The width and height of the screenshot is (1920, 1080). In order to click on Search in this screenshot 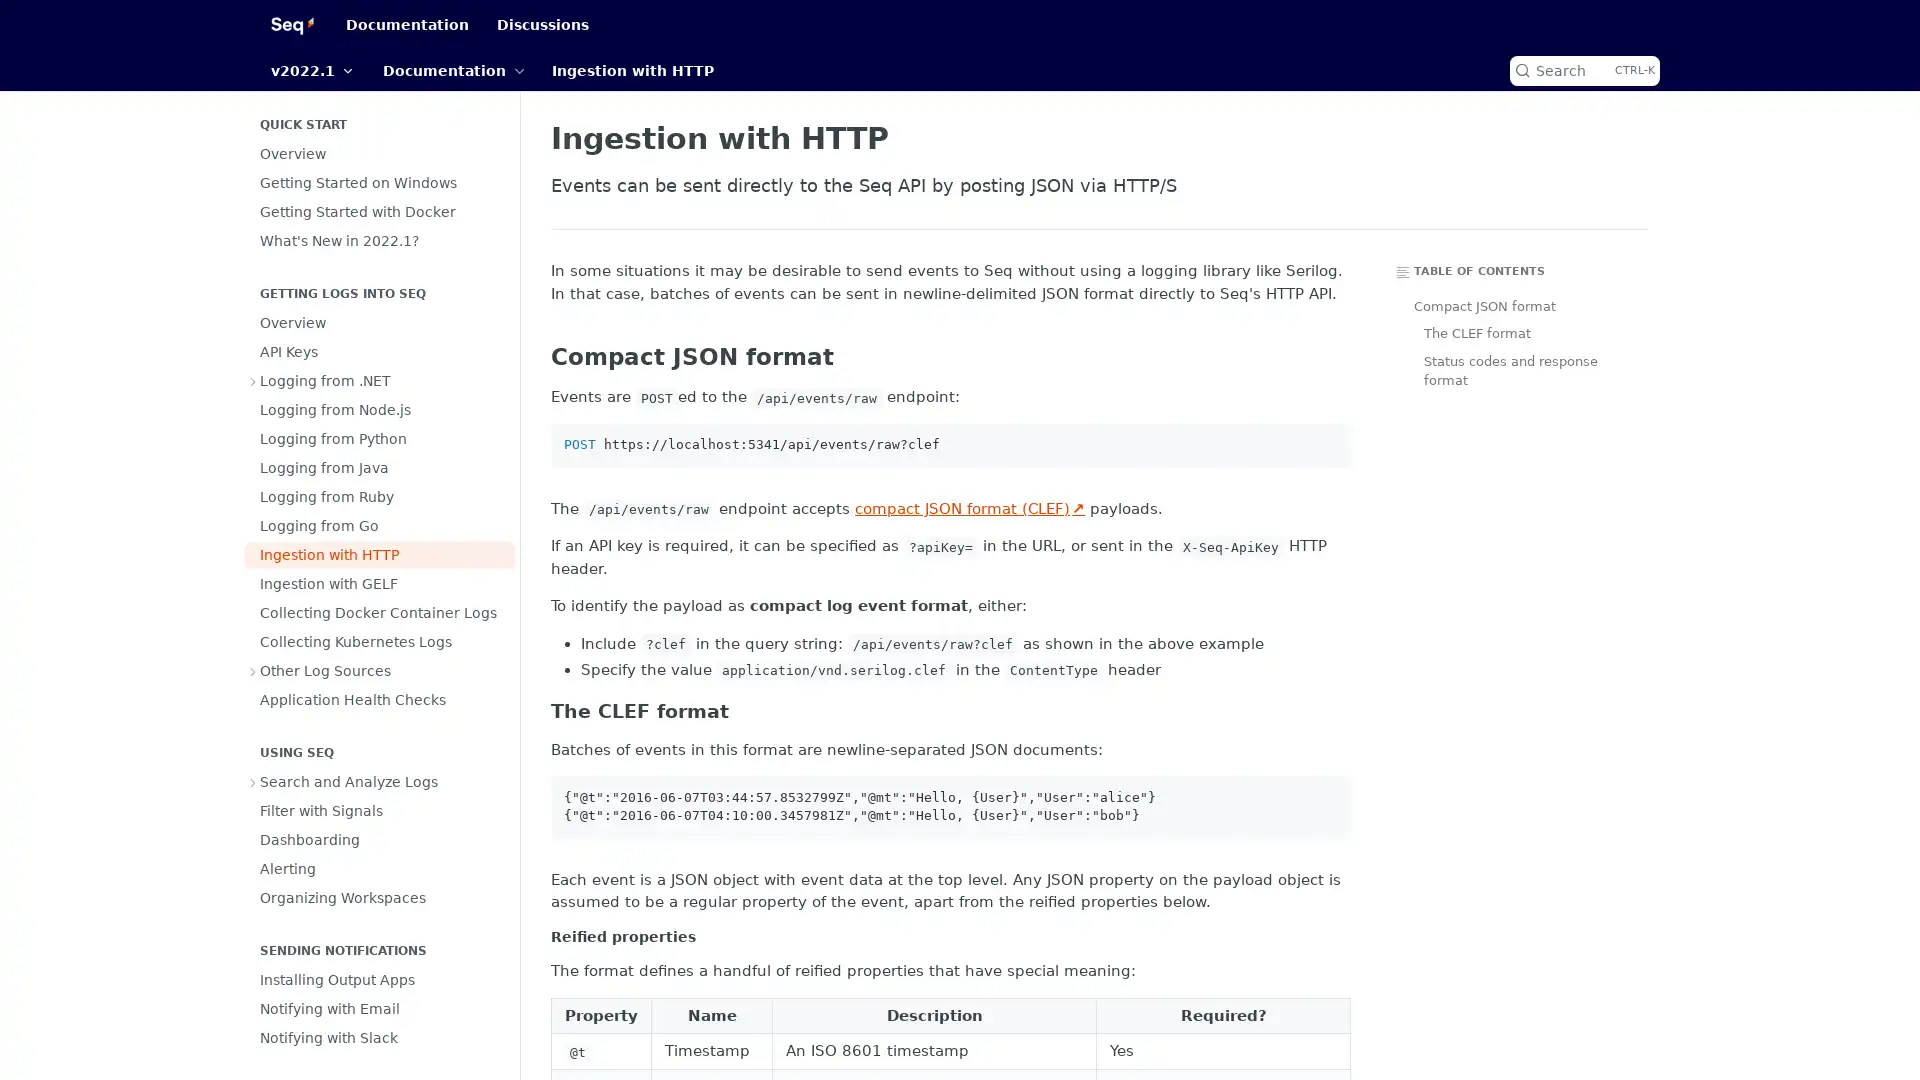, I will do `click(1583, 69)`.